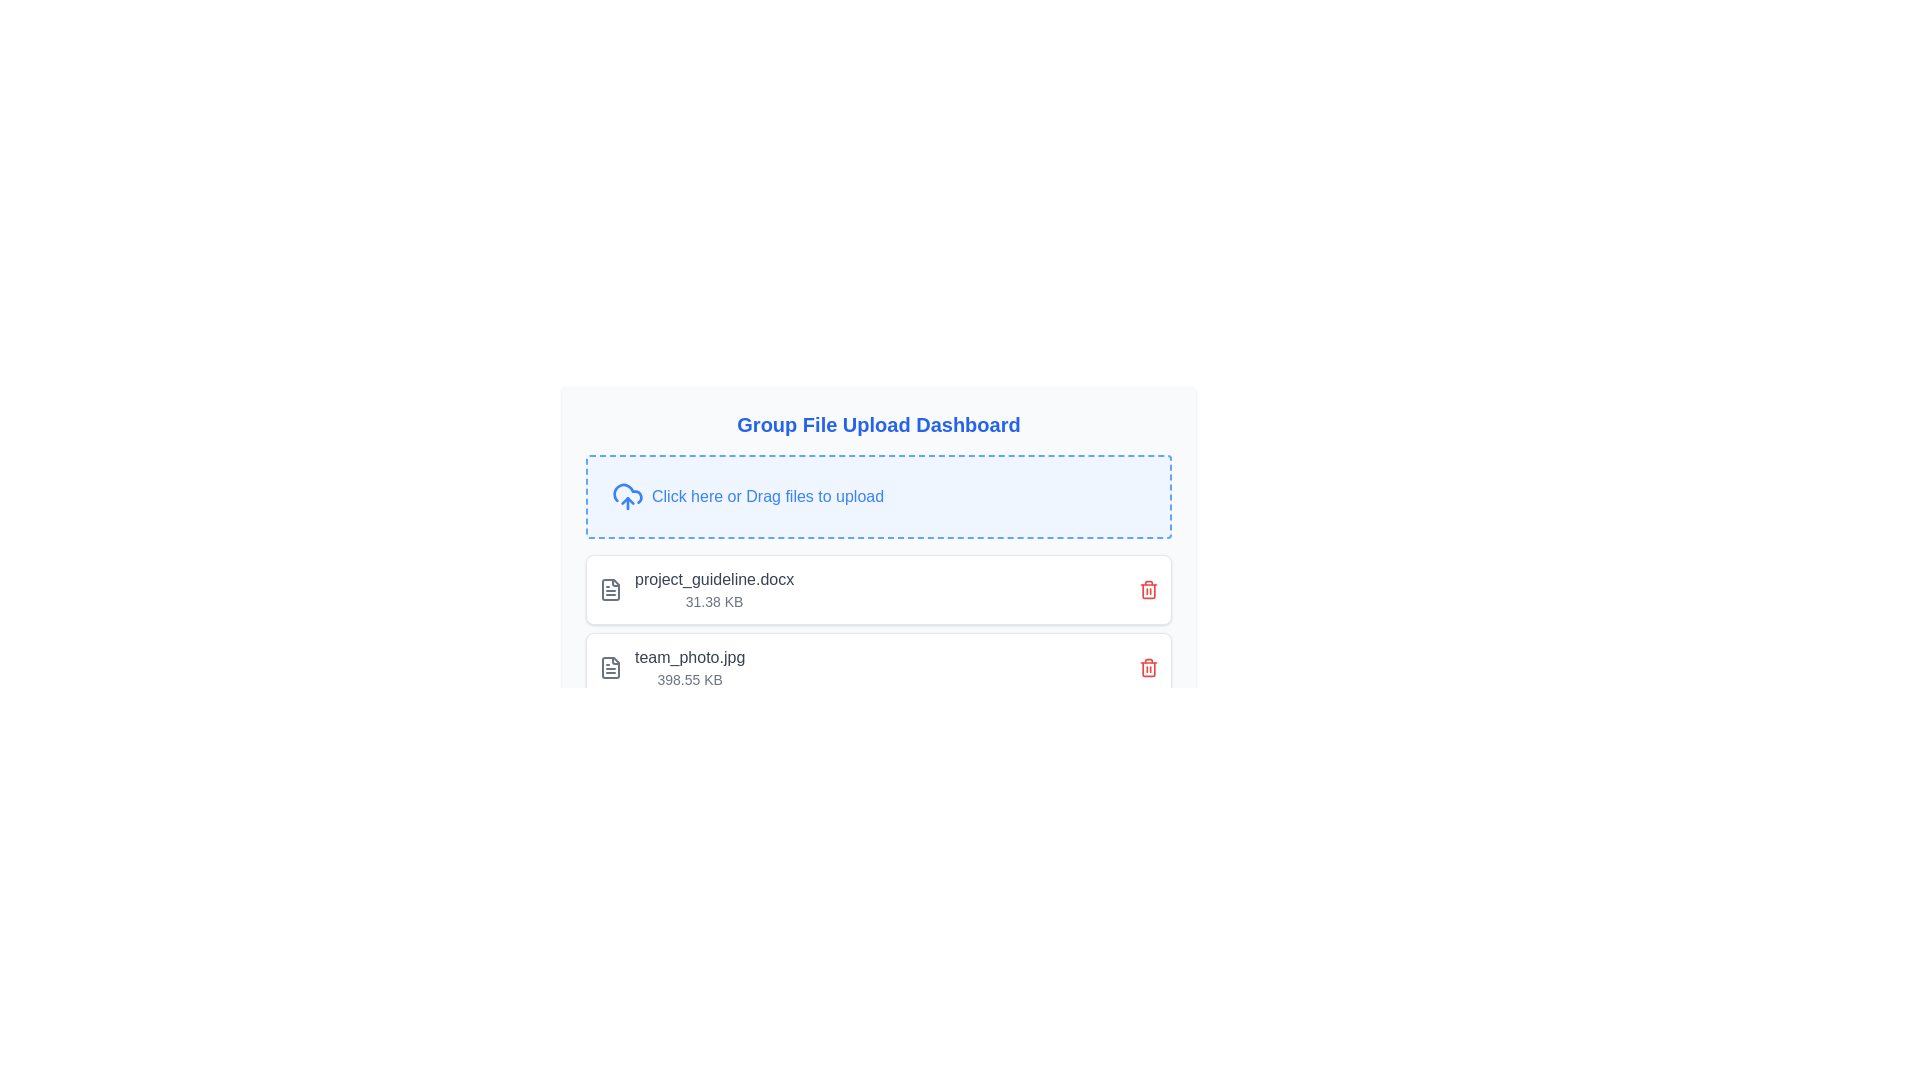 This screenshot has width=1920, height=1080. Describe the element at coordinates (878, 667) in the screenshot. I see `the second file entry in the dashboard interface, which displays the uploaded file details and interaction options` at that location.